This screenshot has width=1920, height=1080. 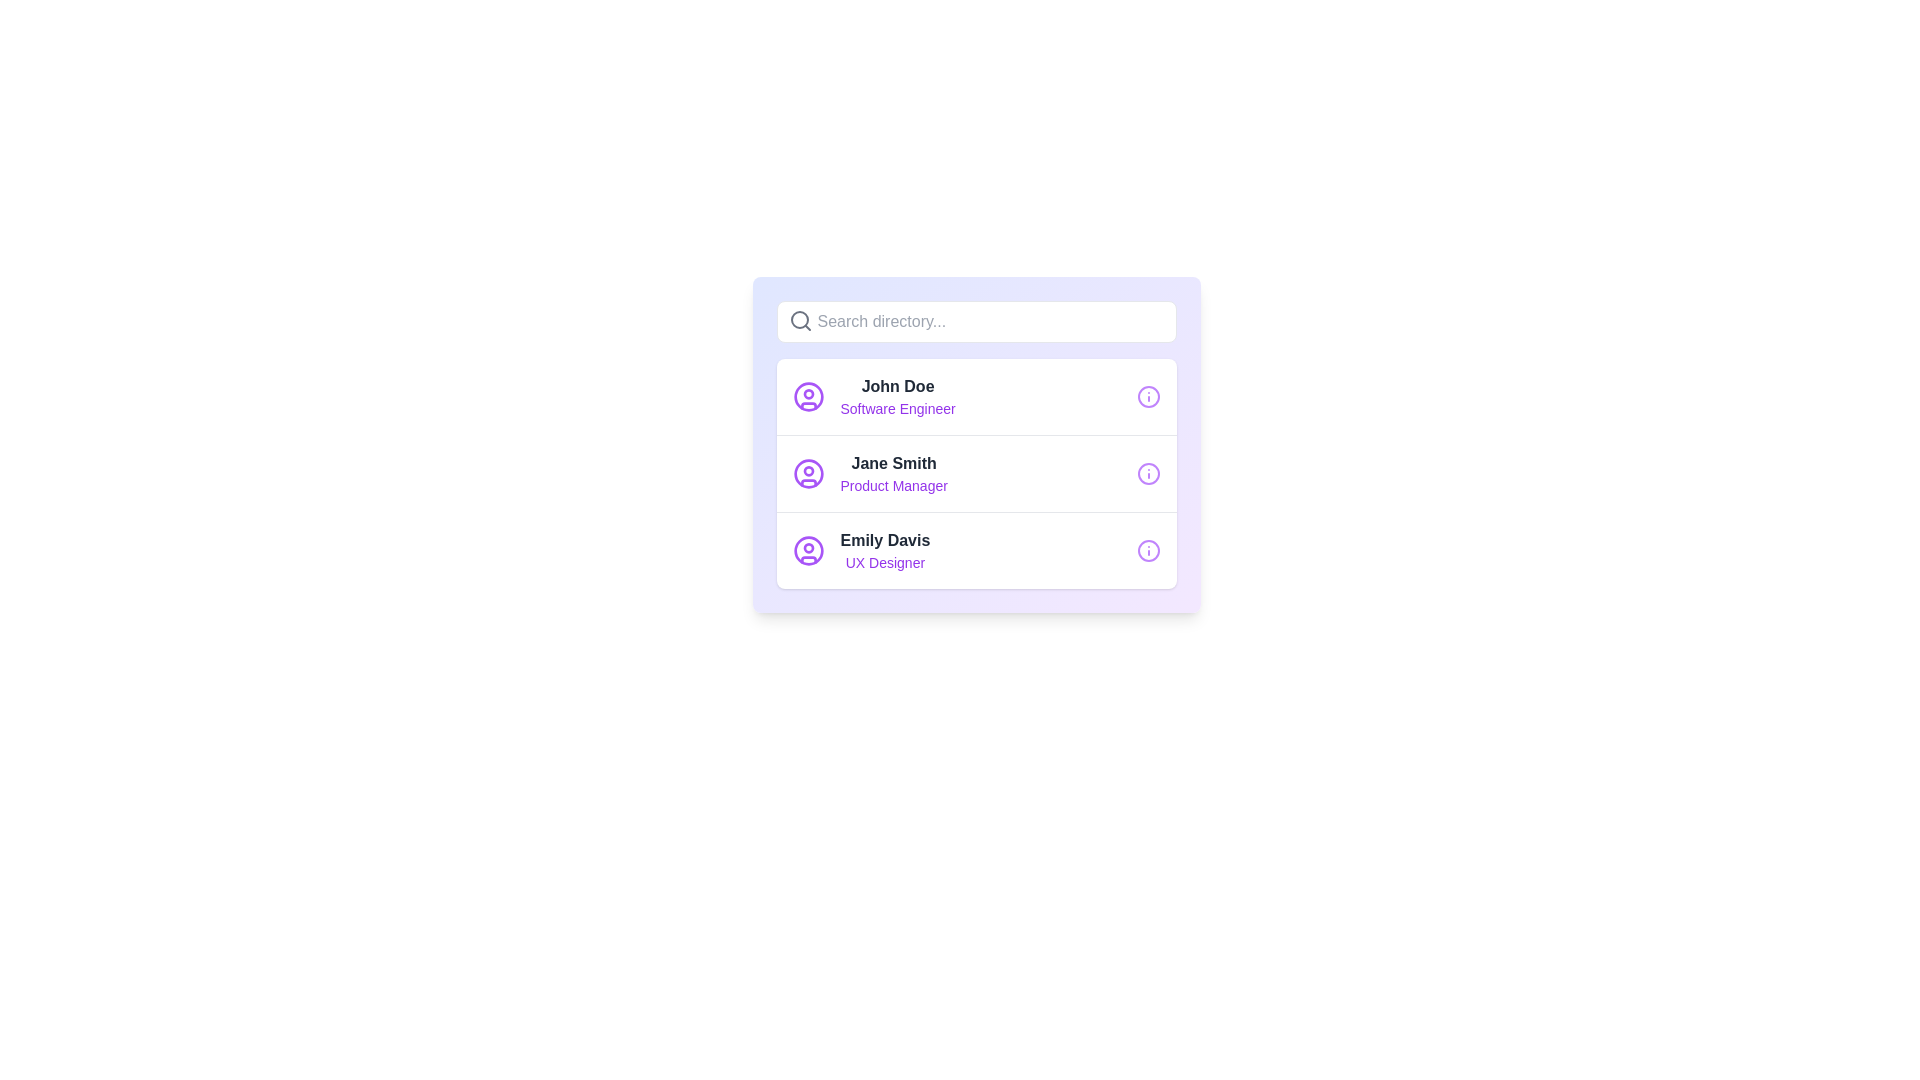 What do you see at coordinates (870, 474) in the screenshot?
I see `the list item displaying the name 'Jane Smith' and the title 'Product Manager'` at bounding box center [870, 474].